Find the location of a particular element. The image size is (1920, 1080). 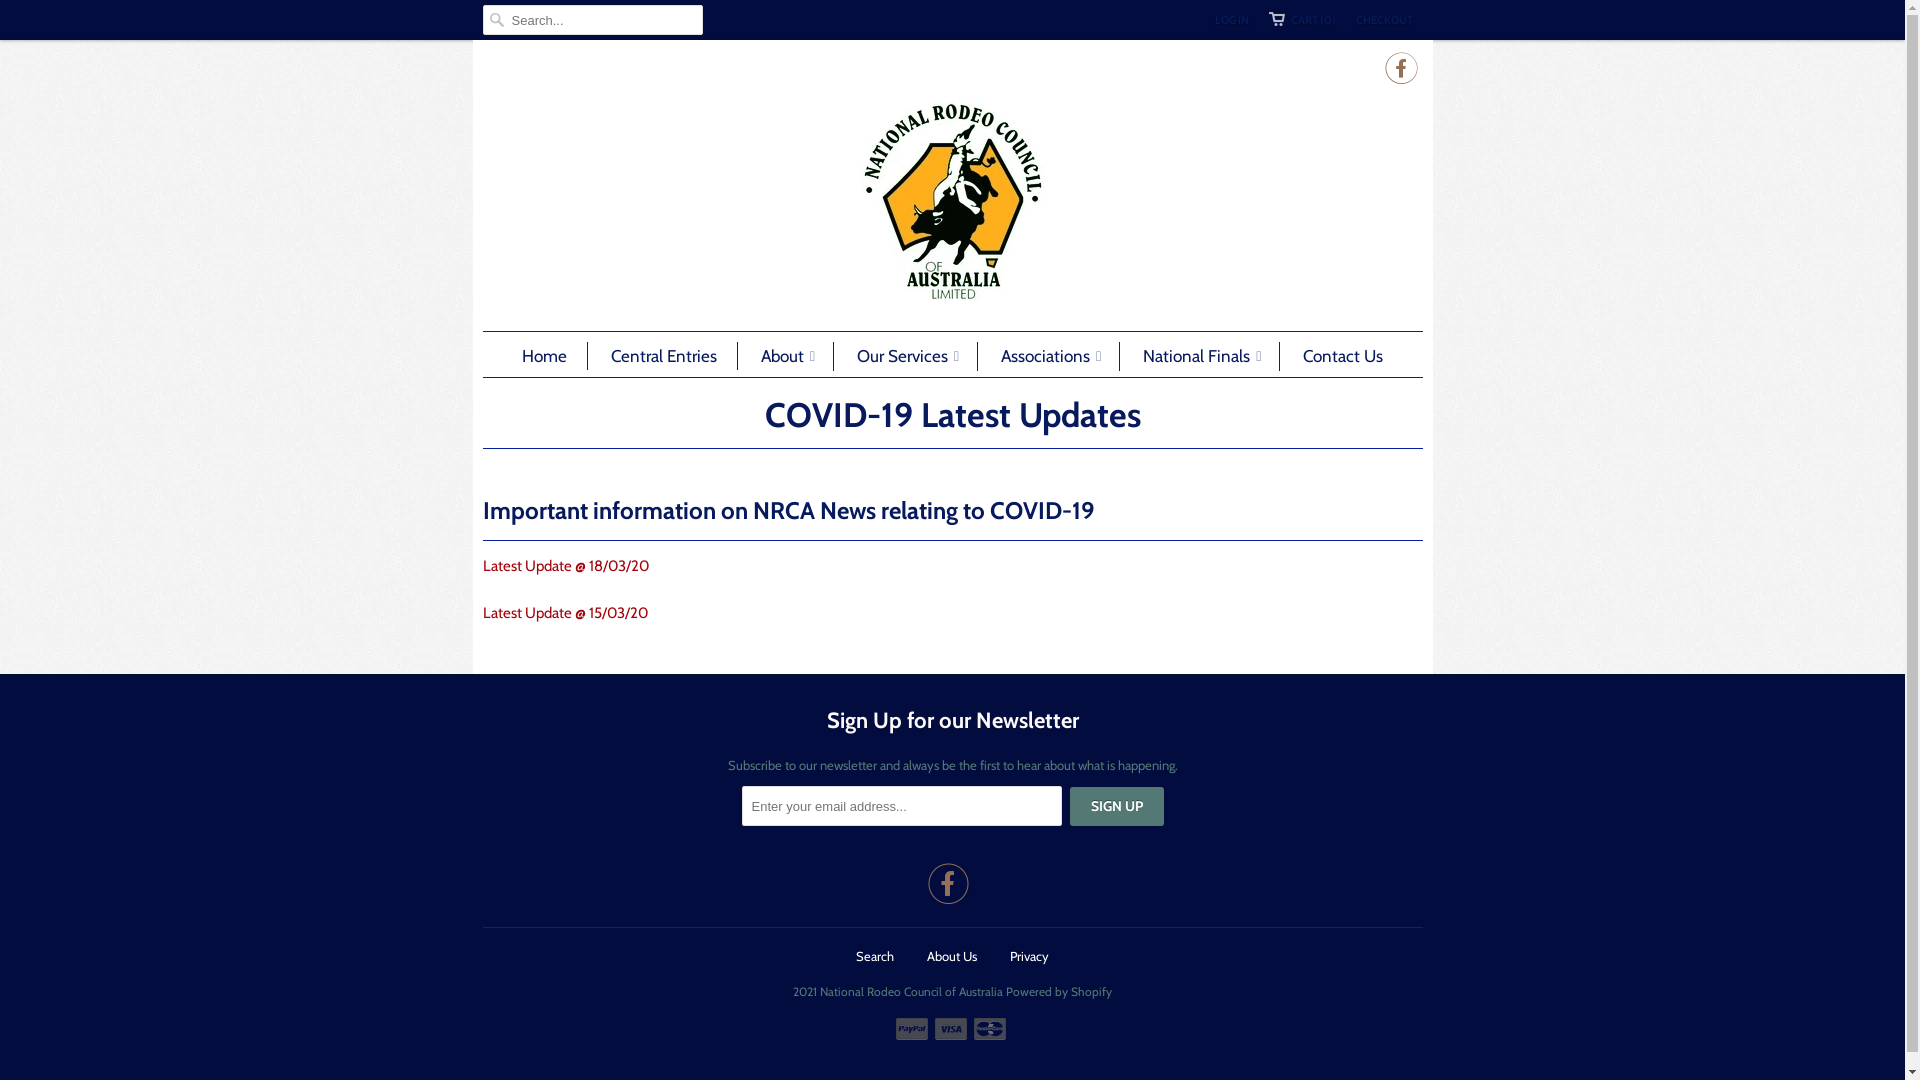

'Sign Up' is located at coordinates (1069, 805).